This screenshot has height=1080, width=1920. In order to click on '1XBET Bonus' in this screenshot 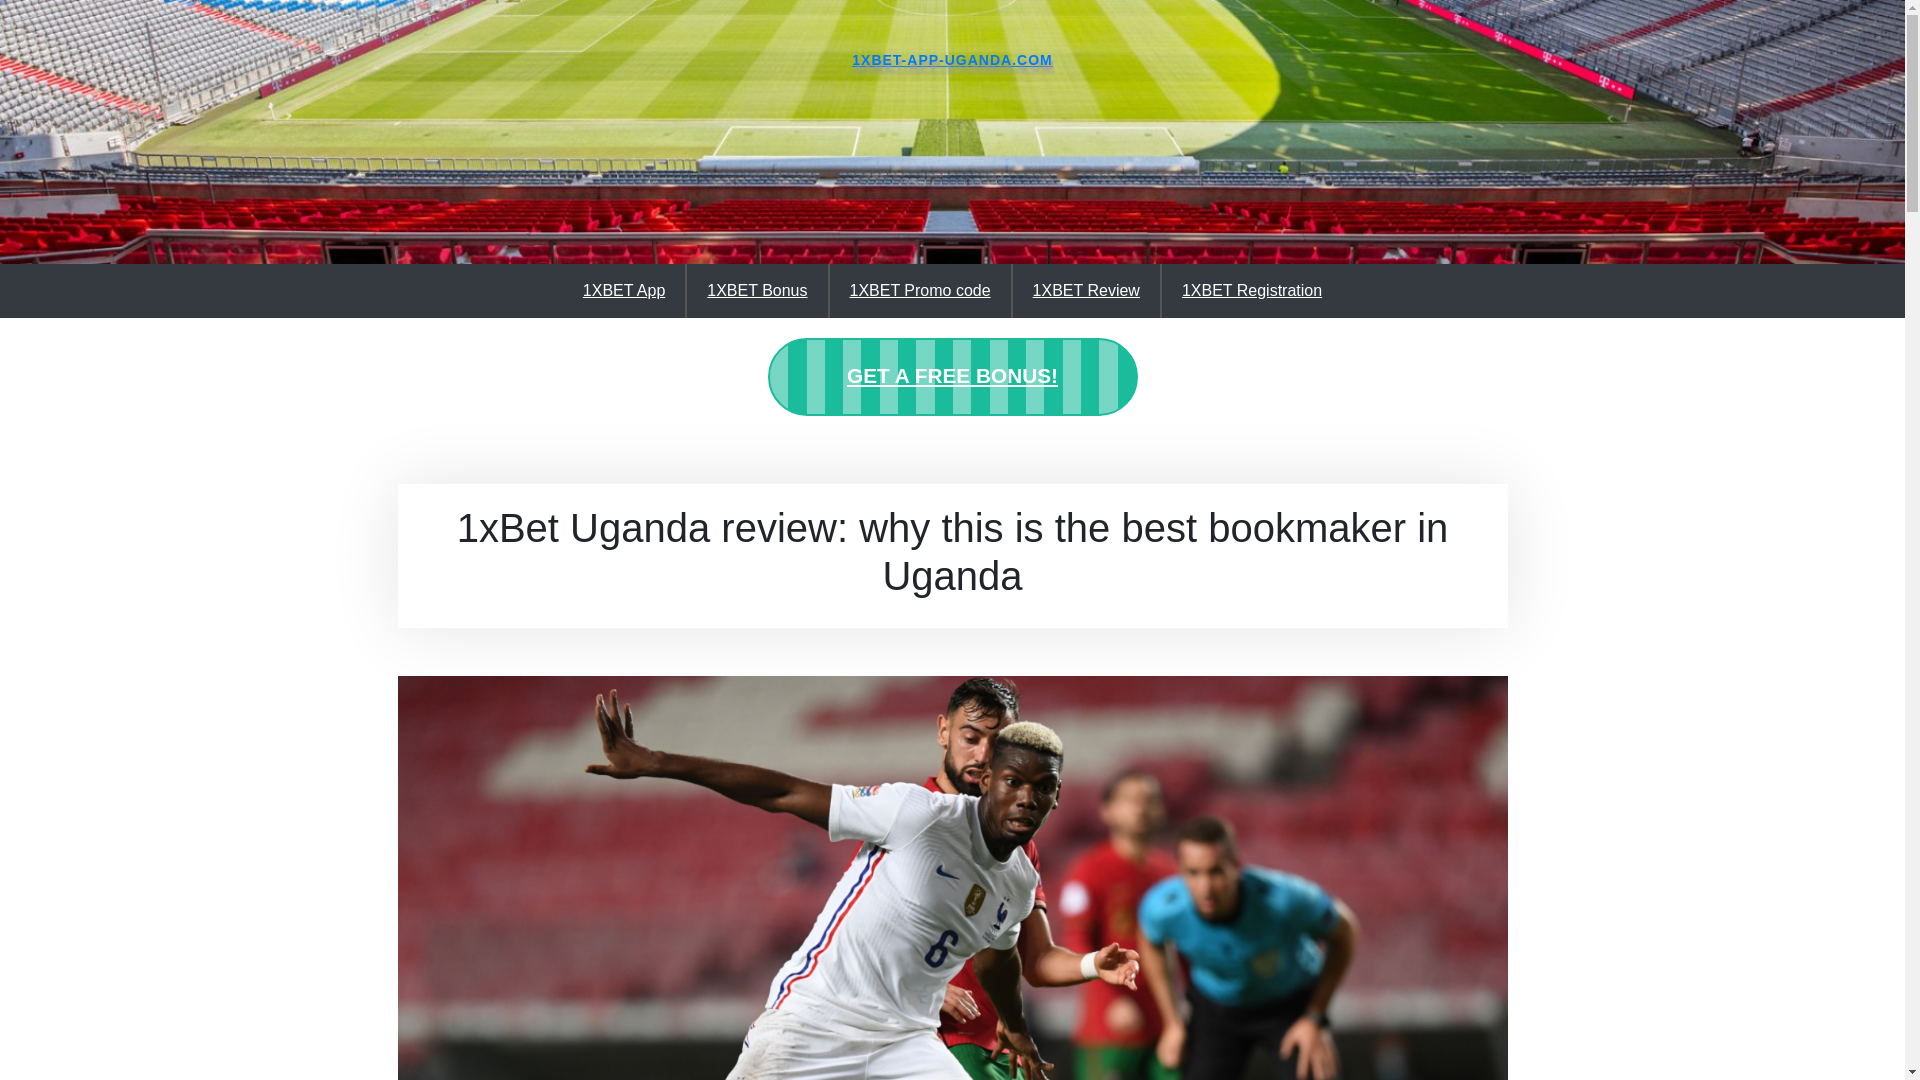, I will do `click(756, 290)`.